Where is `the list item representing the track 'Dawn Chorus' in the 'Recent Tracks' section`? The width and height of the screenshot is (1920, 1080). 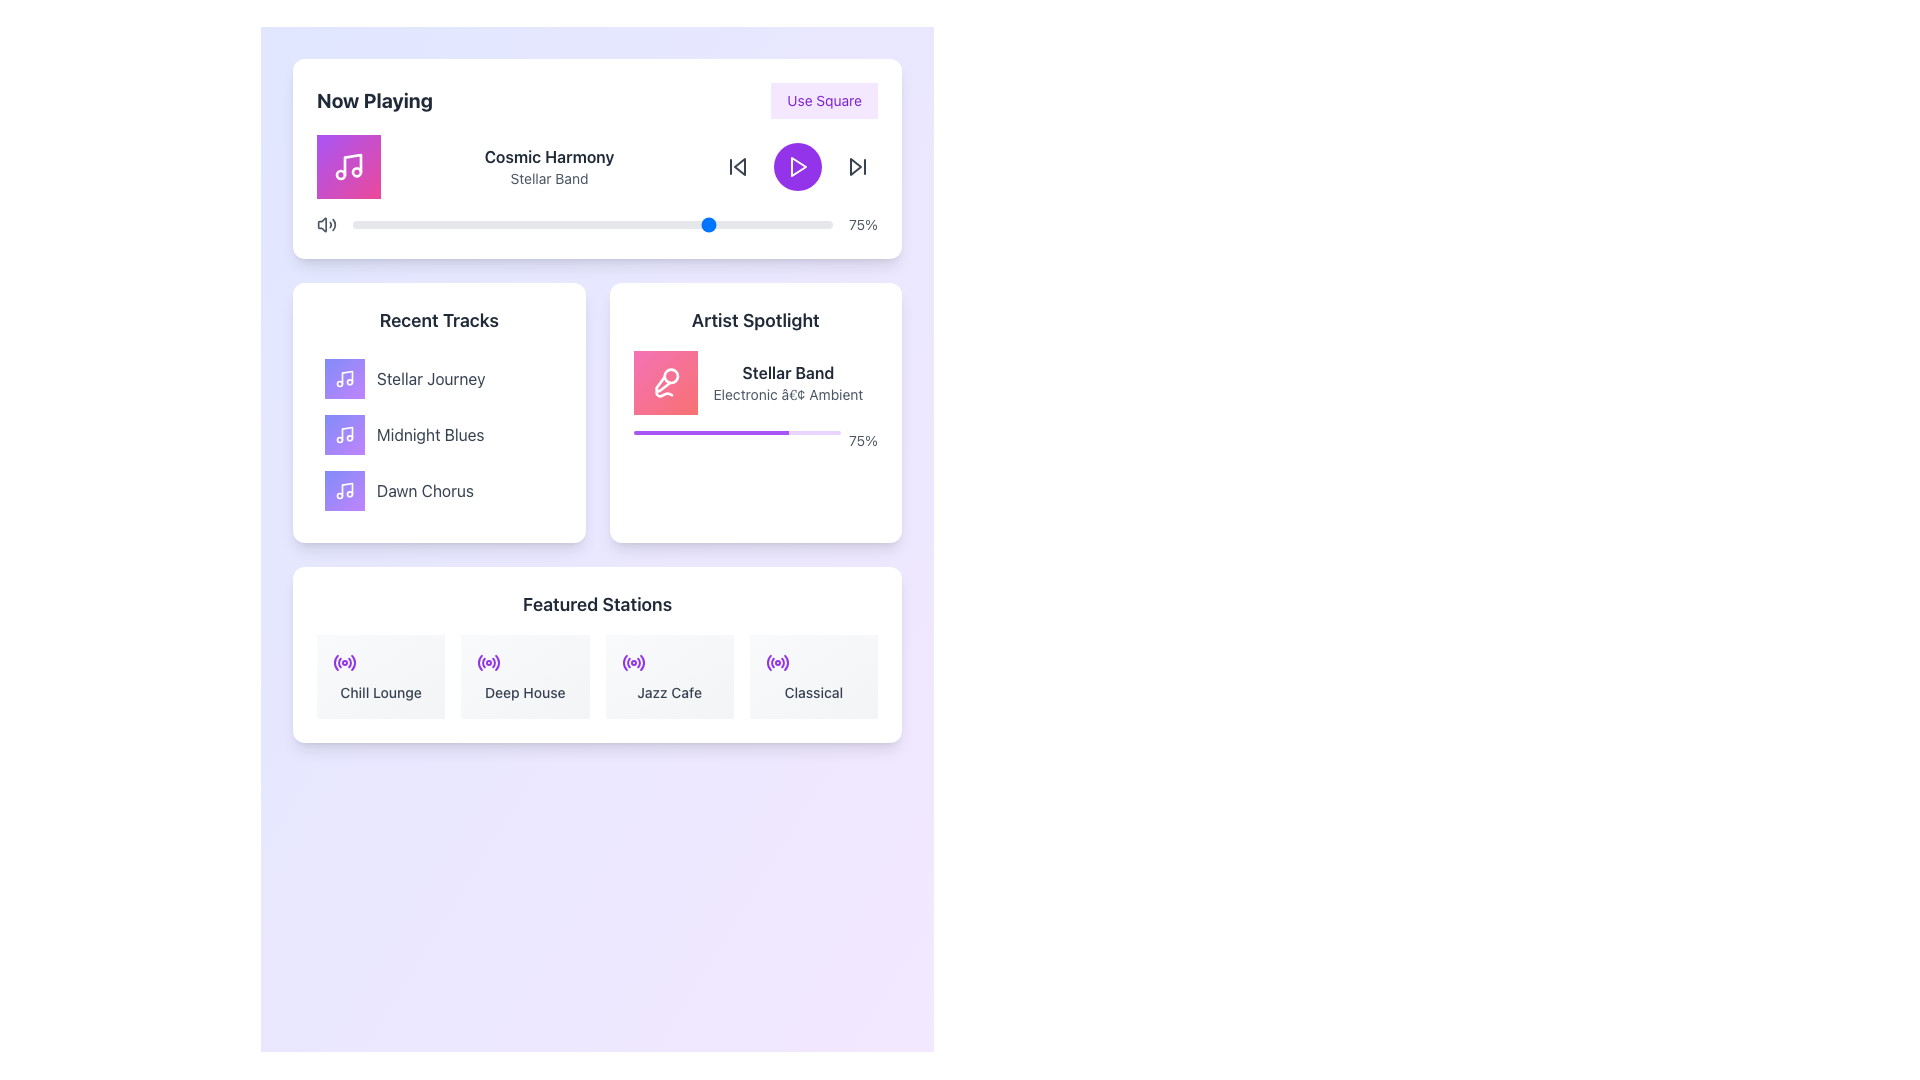 the list item representing the track 'Dawn Chorus' in the 'Recent Tracks' section is located at coordinates (438, 490).